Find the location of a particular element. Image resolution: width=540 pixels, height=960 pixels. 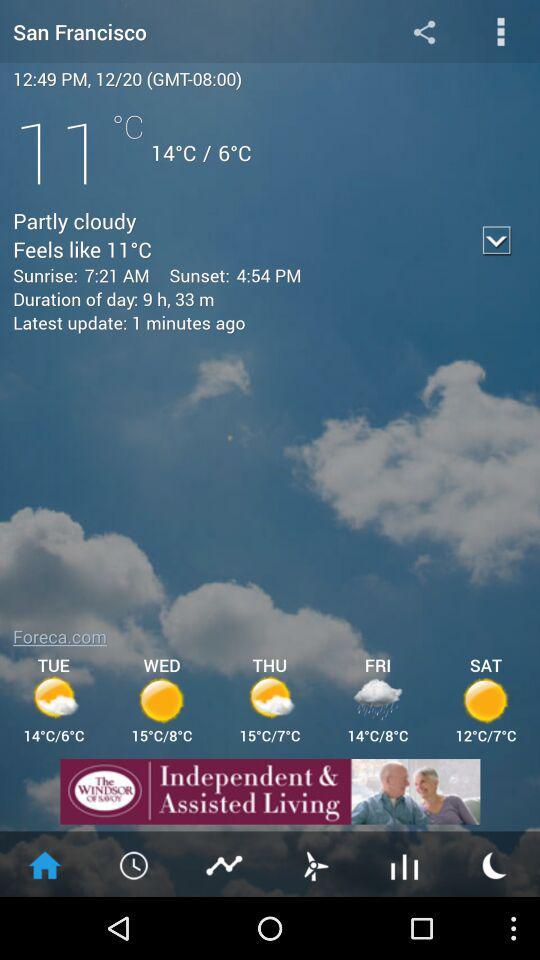

sleep is located at coordinates (494, 863).